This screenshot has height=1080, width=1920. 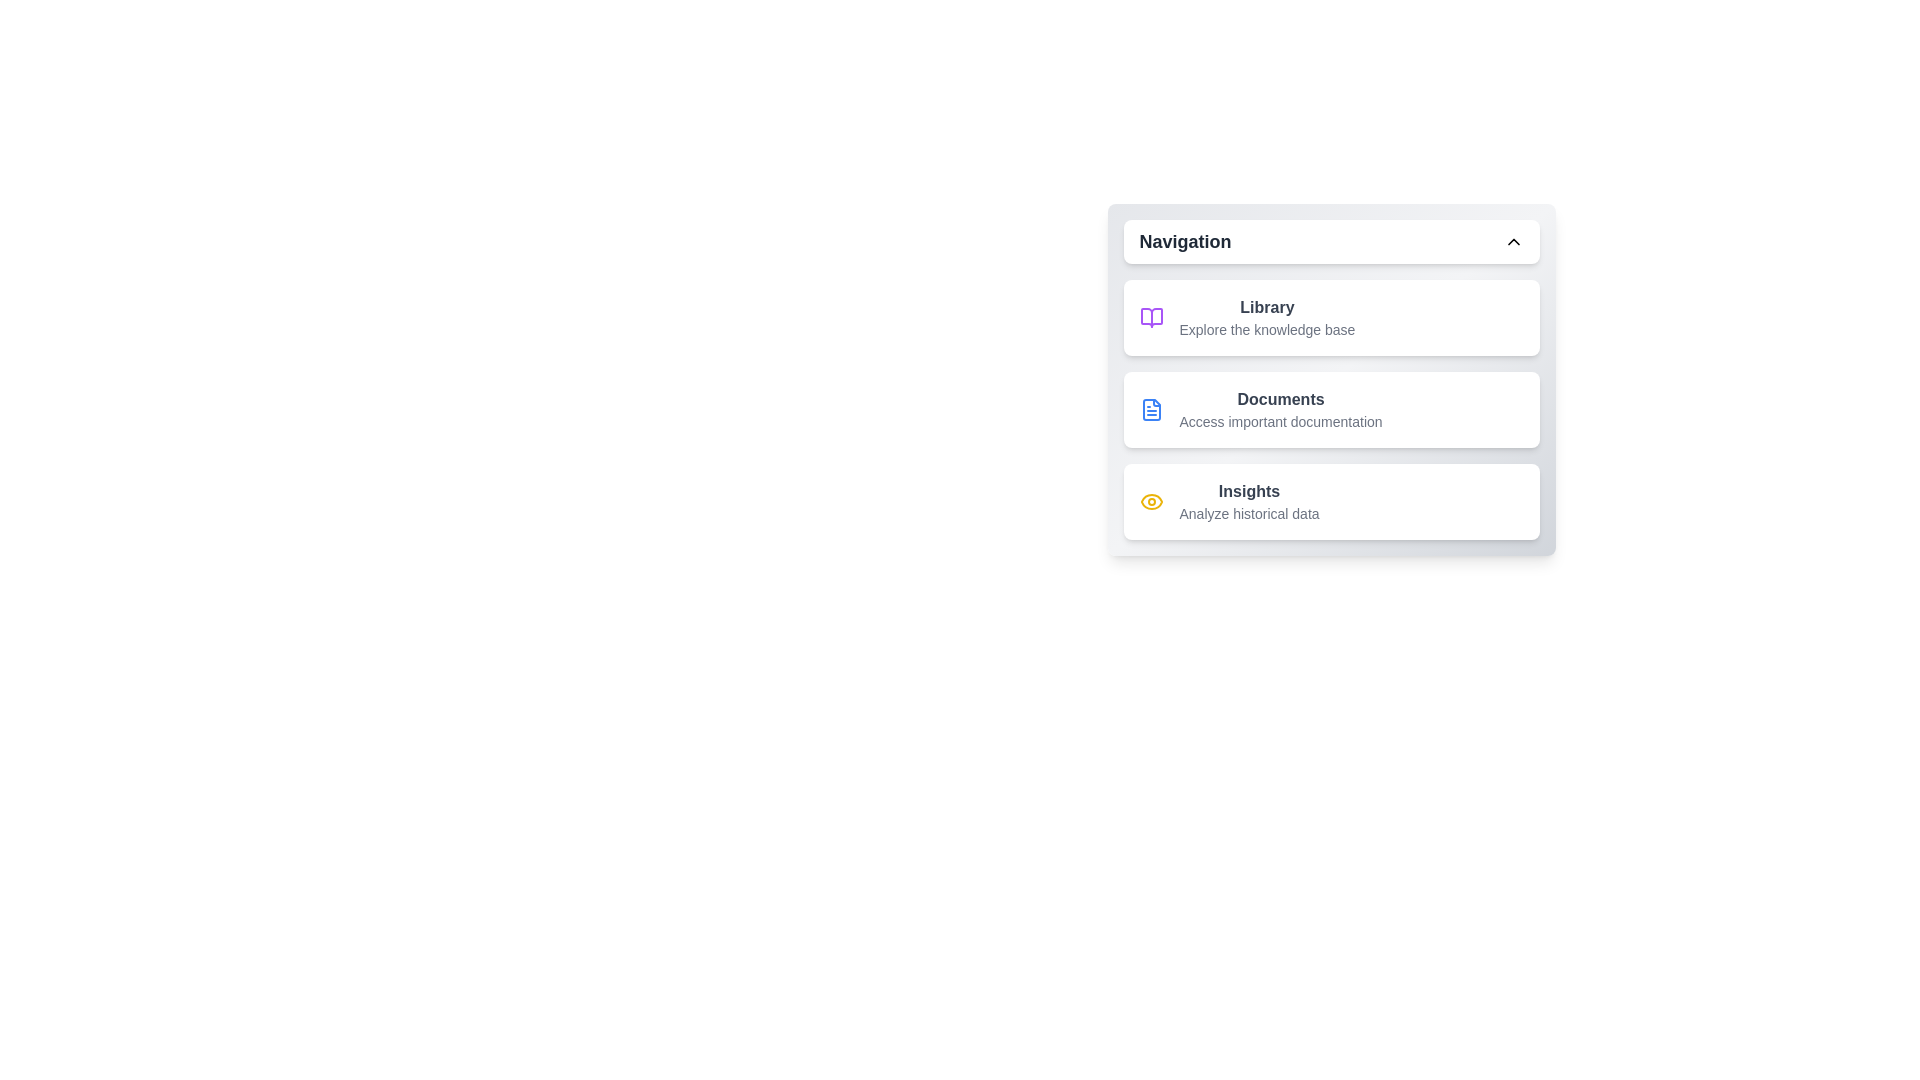 I want to click on the text of the menu item Documents, so click(x=1200, y=400).